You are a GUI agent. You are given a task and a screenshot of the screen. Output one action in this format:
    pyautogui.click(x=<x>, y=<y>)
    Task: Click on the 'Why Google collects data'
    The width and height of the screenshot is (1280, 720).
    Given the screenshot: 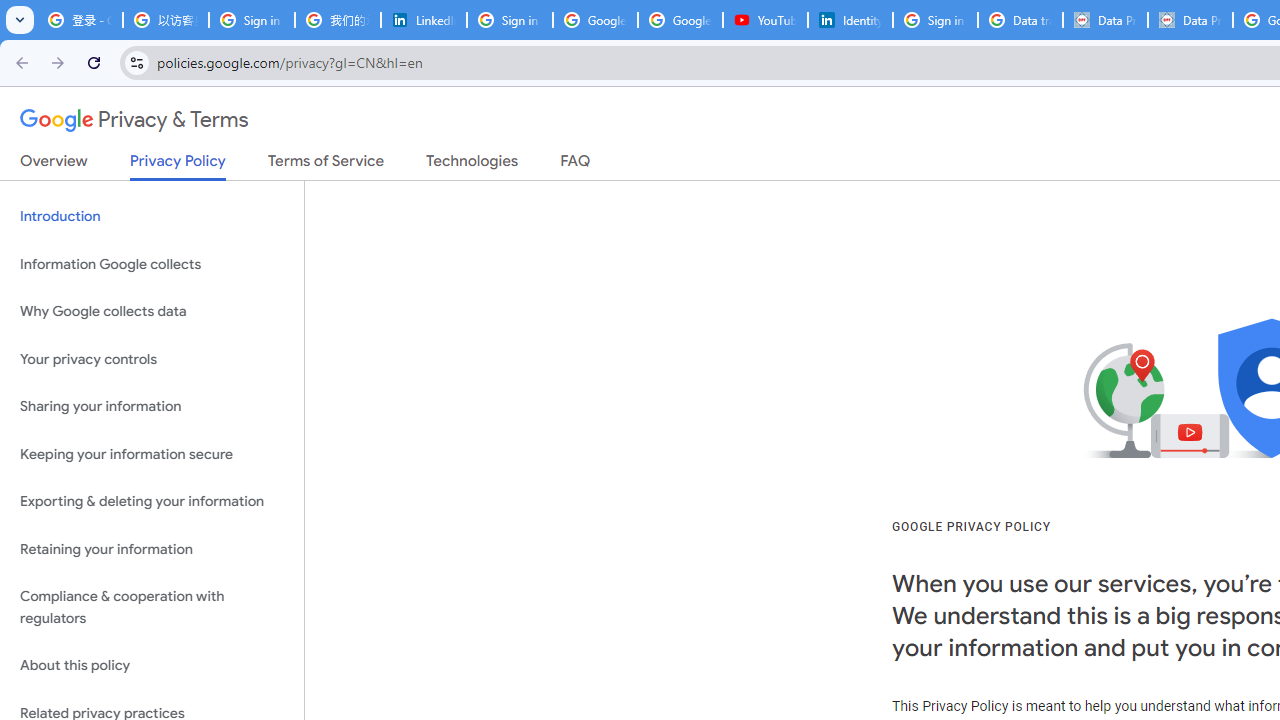 What is the action you would take?
    pyautogui.click(x=151, y=312)
    